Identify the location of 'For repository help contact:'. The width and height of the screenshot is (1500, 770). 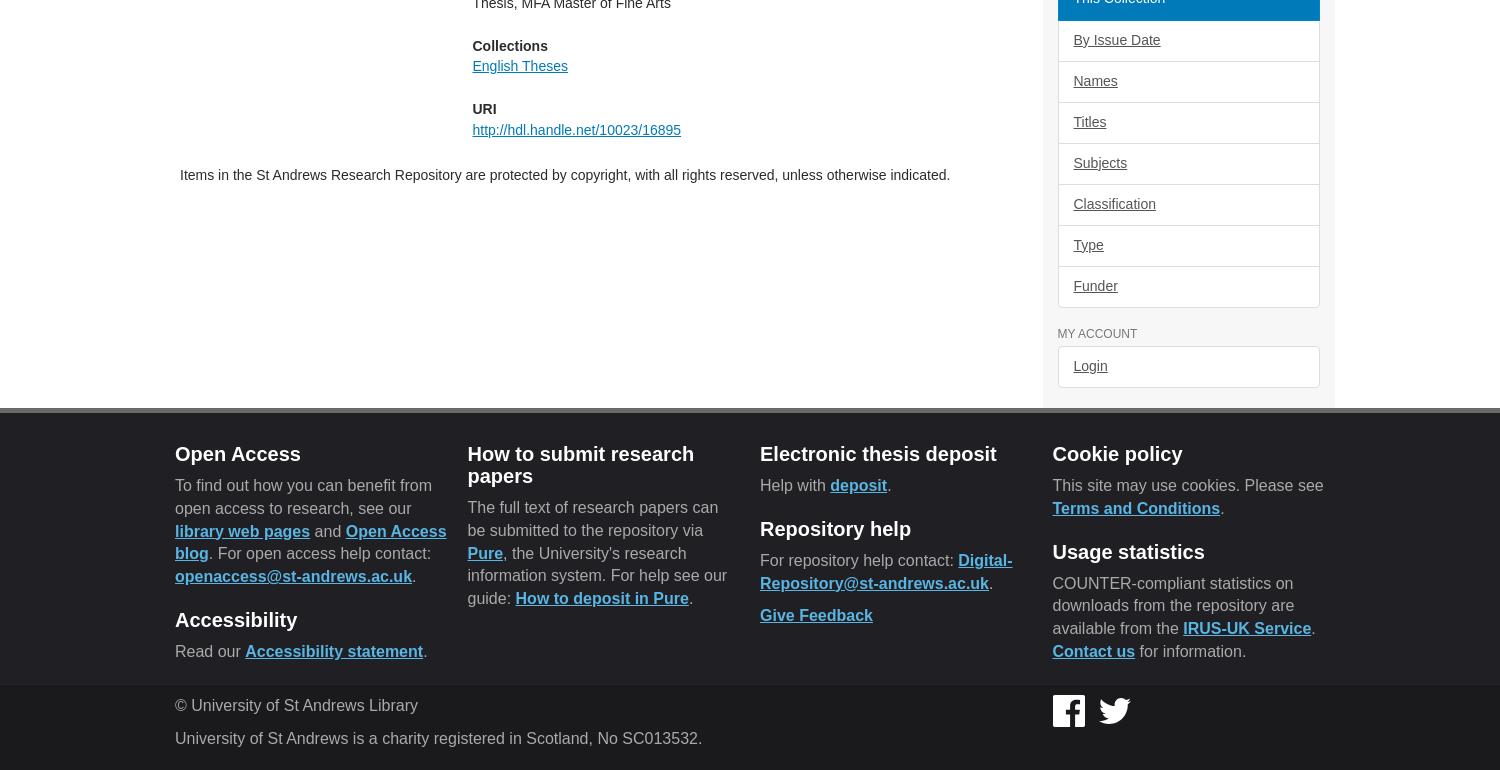
(858, 559).